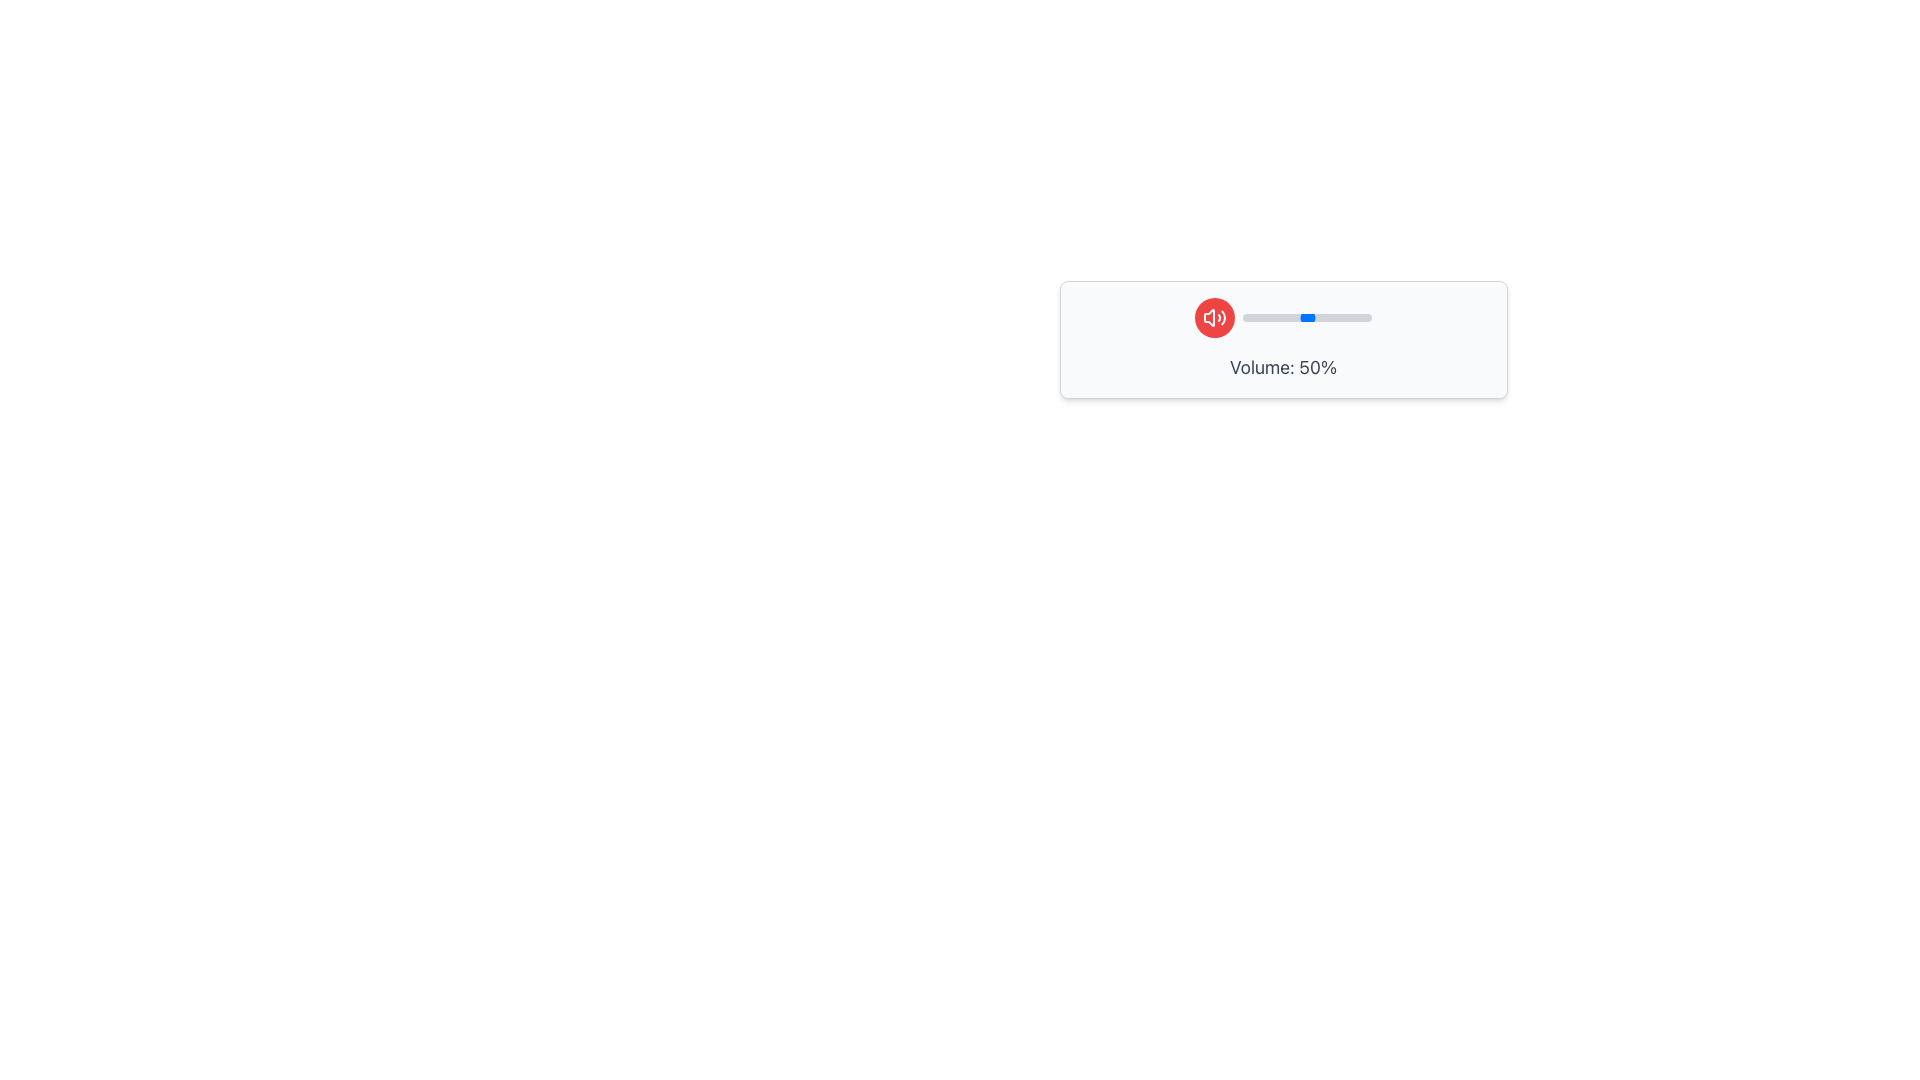 The height and width of the screenshot is (1080, 1920). Describe the element at coordinates (1260, 316) in the screenshot. I see `volume` at that location.